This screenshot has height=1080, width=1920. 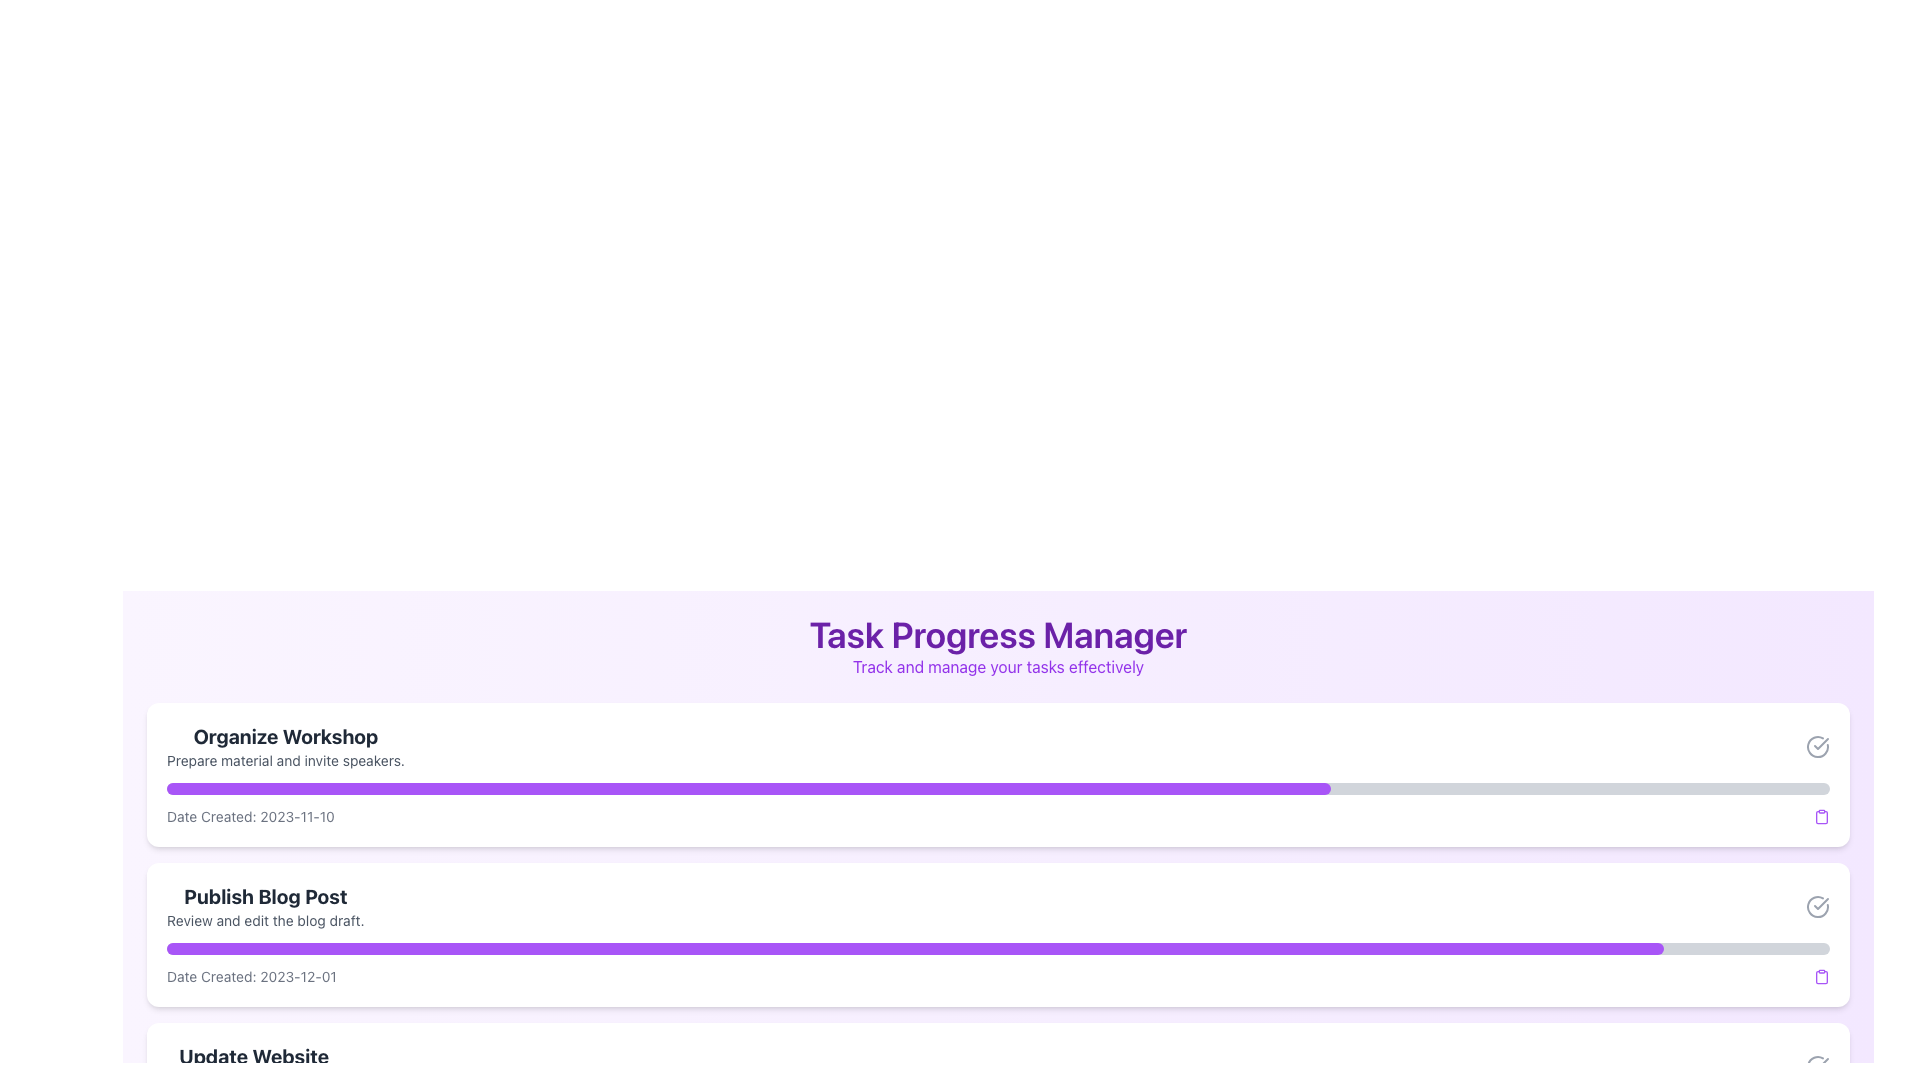 I want to click on displayed text 'Organize Workshop' which is a bold, large dark gray text located at the top of the task card under the header 'Task Progress Manager', so click(x=284, y=736).